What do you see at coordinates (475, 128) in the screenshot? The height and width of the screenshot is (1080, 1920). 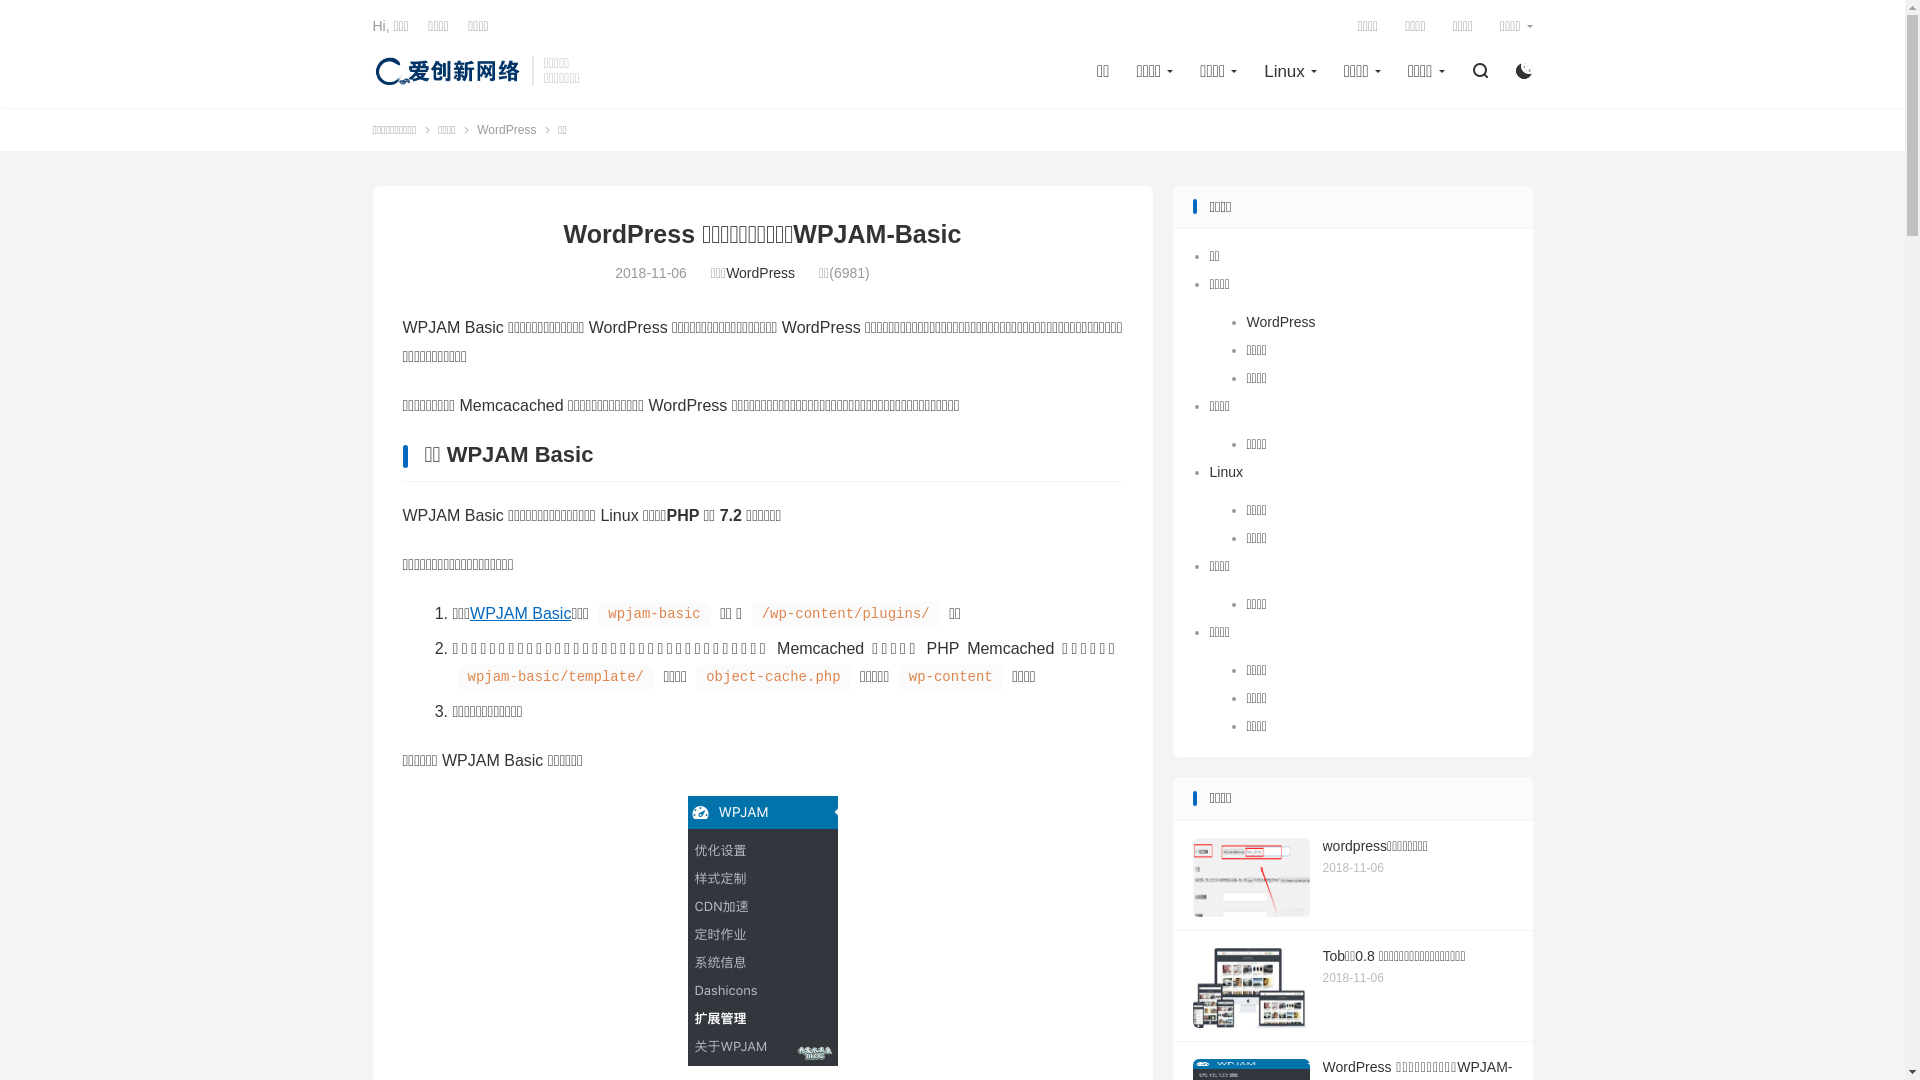 I see `'WordPress'` at bounding box center [475, 128].